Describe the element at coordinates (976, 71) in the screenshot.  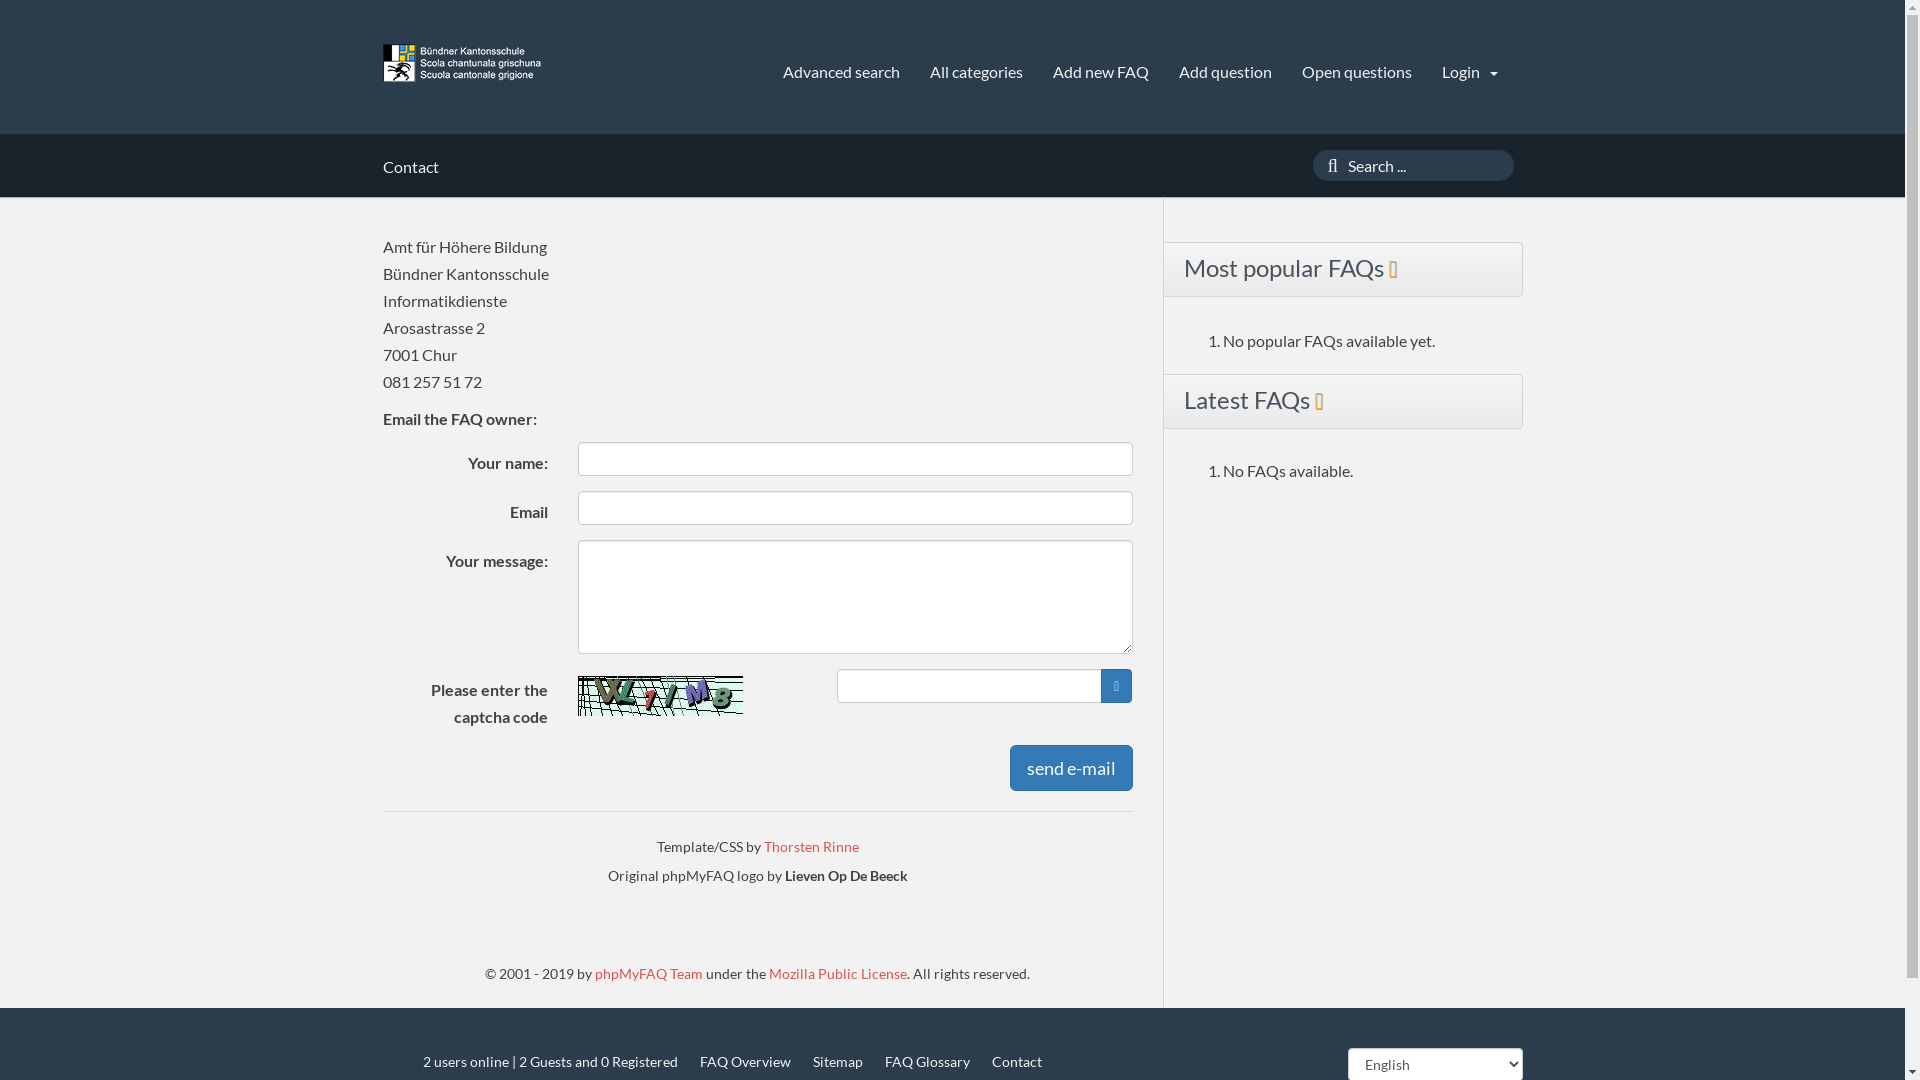
I see `'All categories'` at that location.